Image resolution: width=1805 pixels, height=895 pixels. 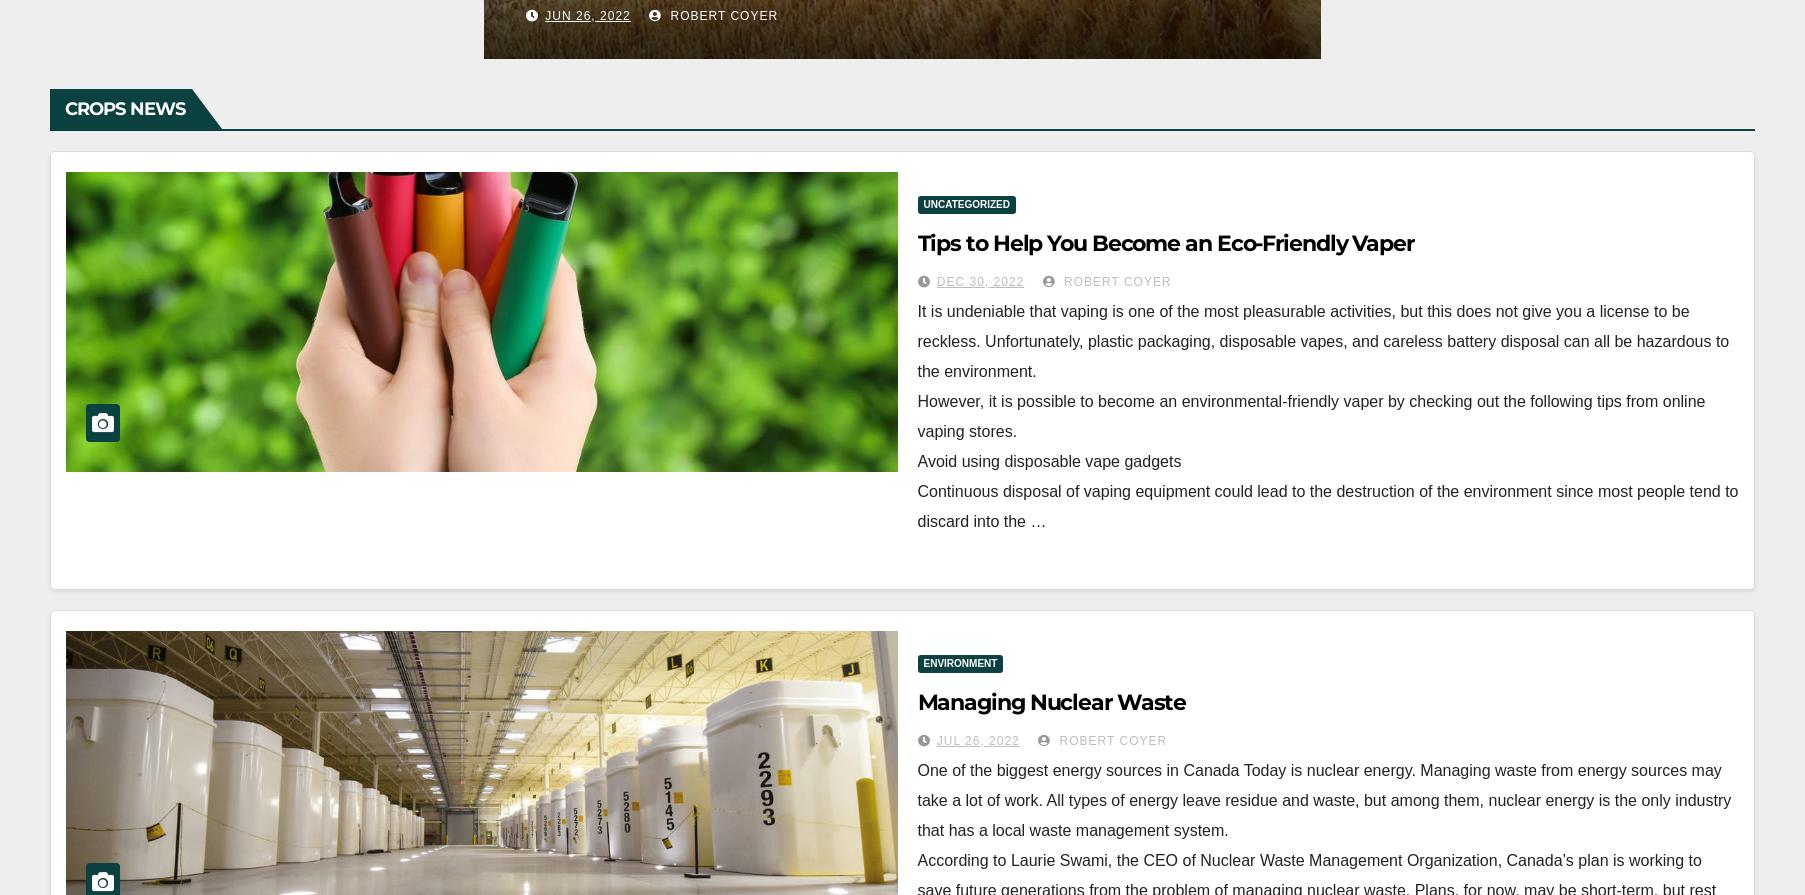 What do you see at coordinates (916, 415) in the screenshot?
I see `'However, it is possible to become an environmental-friendly vaper by checking out the following tips from online vaping stores.'` at bounding box center [916, 415].